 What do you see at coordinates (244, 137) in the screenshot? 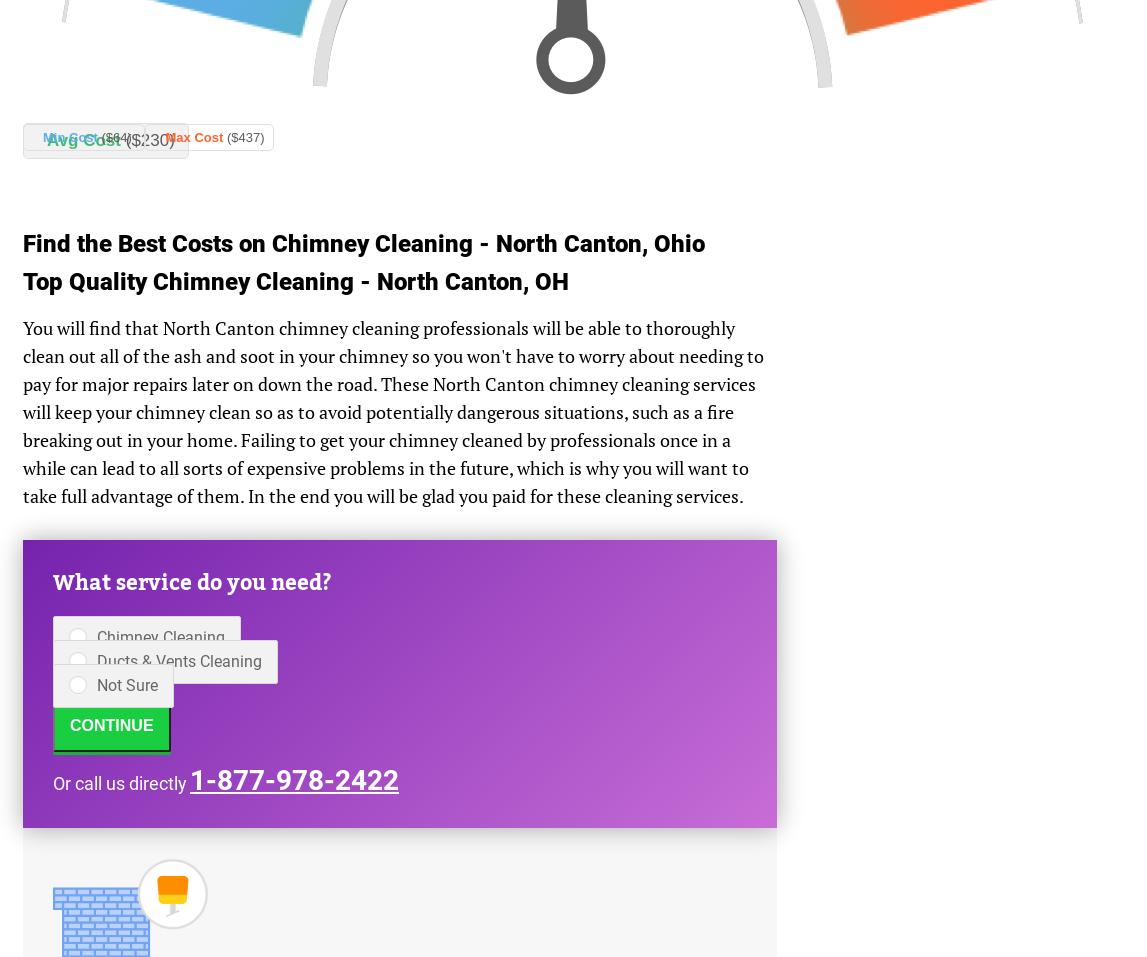
I see `'($437)'` at bounding box center [244, 137].